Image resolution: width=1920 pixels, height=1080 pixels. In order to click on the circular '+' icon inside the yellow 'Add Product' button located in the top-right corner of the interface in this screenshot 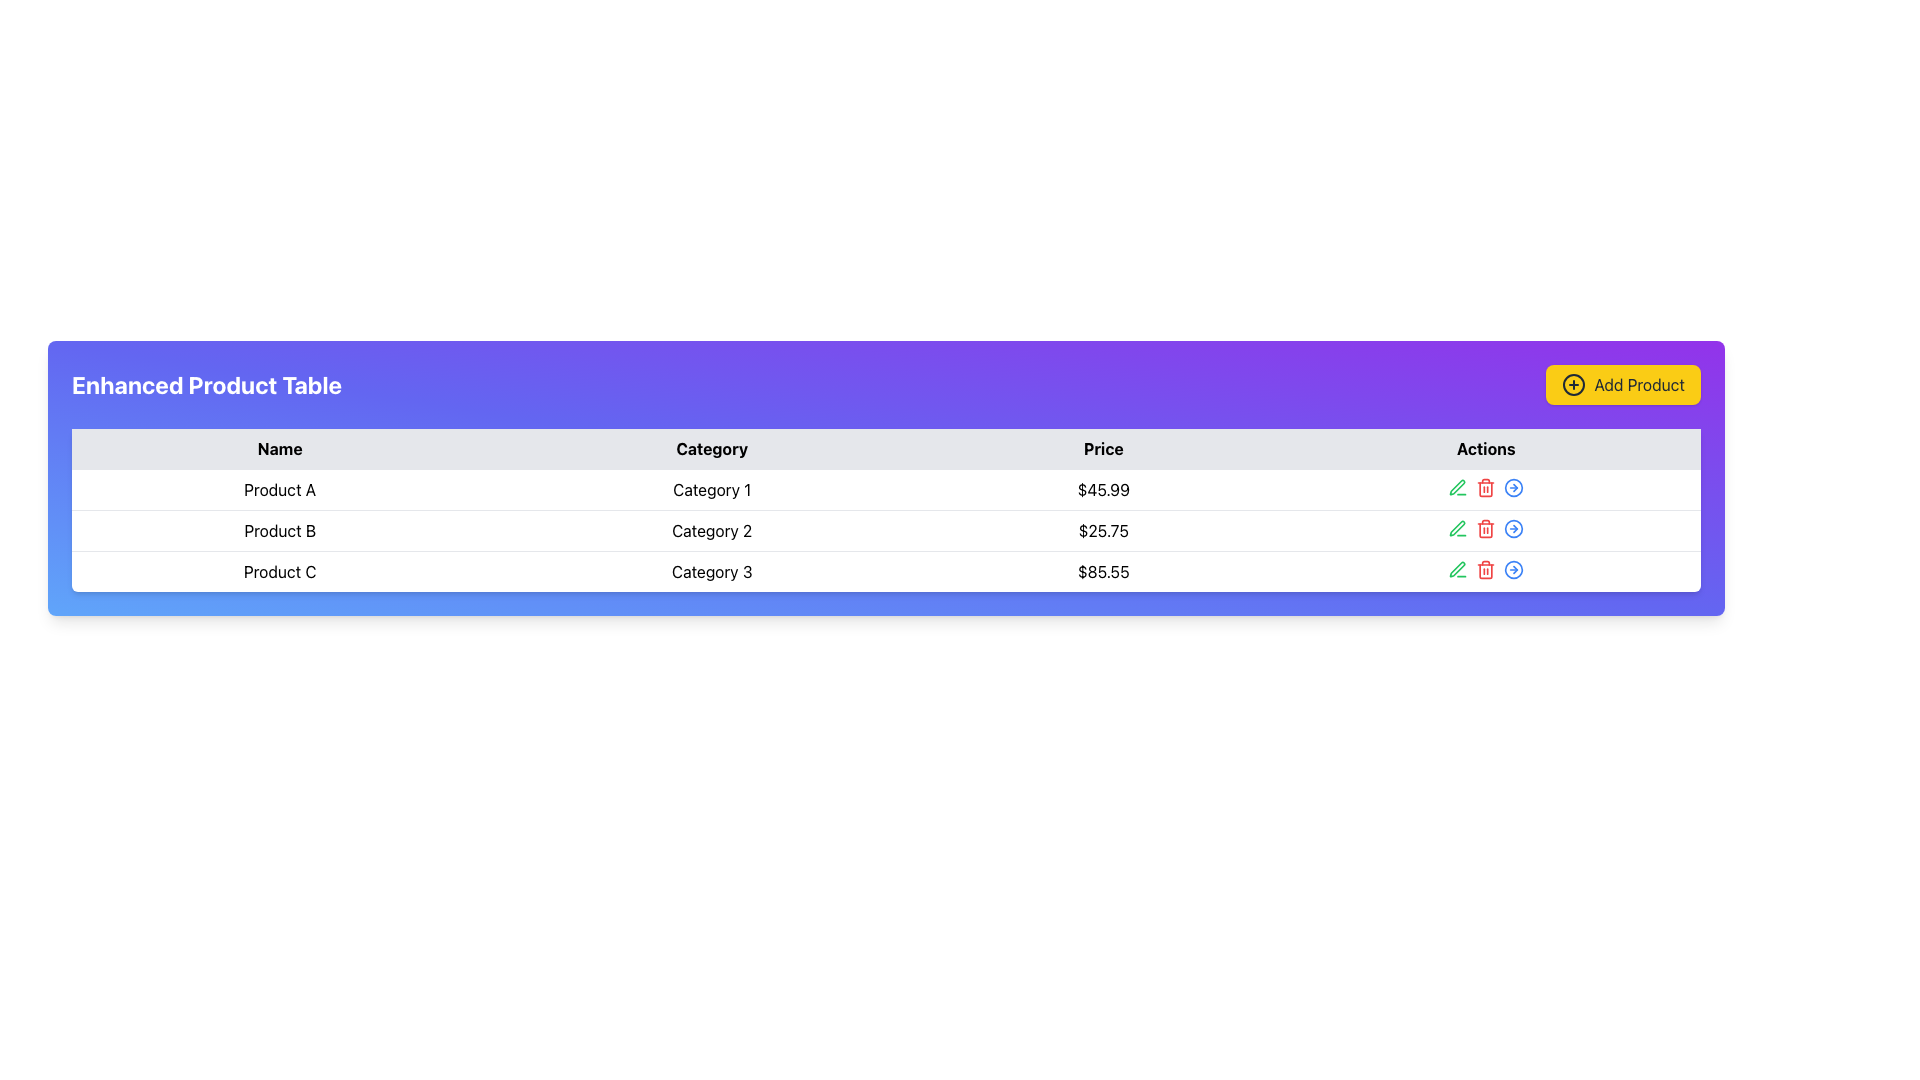, I will do `click(1573, 385)`.